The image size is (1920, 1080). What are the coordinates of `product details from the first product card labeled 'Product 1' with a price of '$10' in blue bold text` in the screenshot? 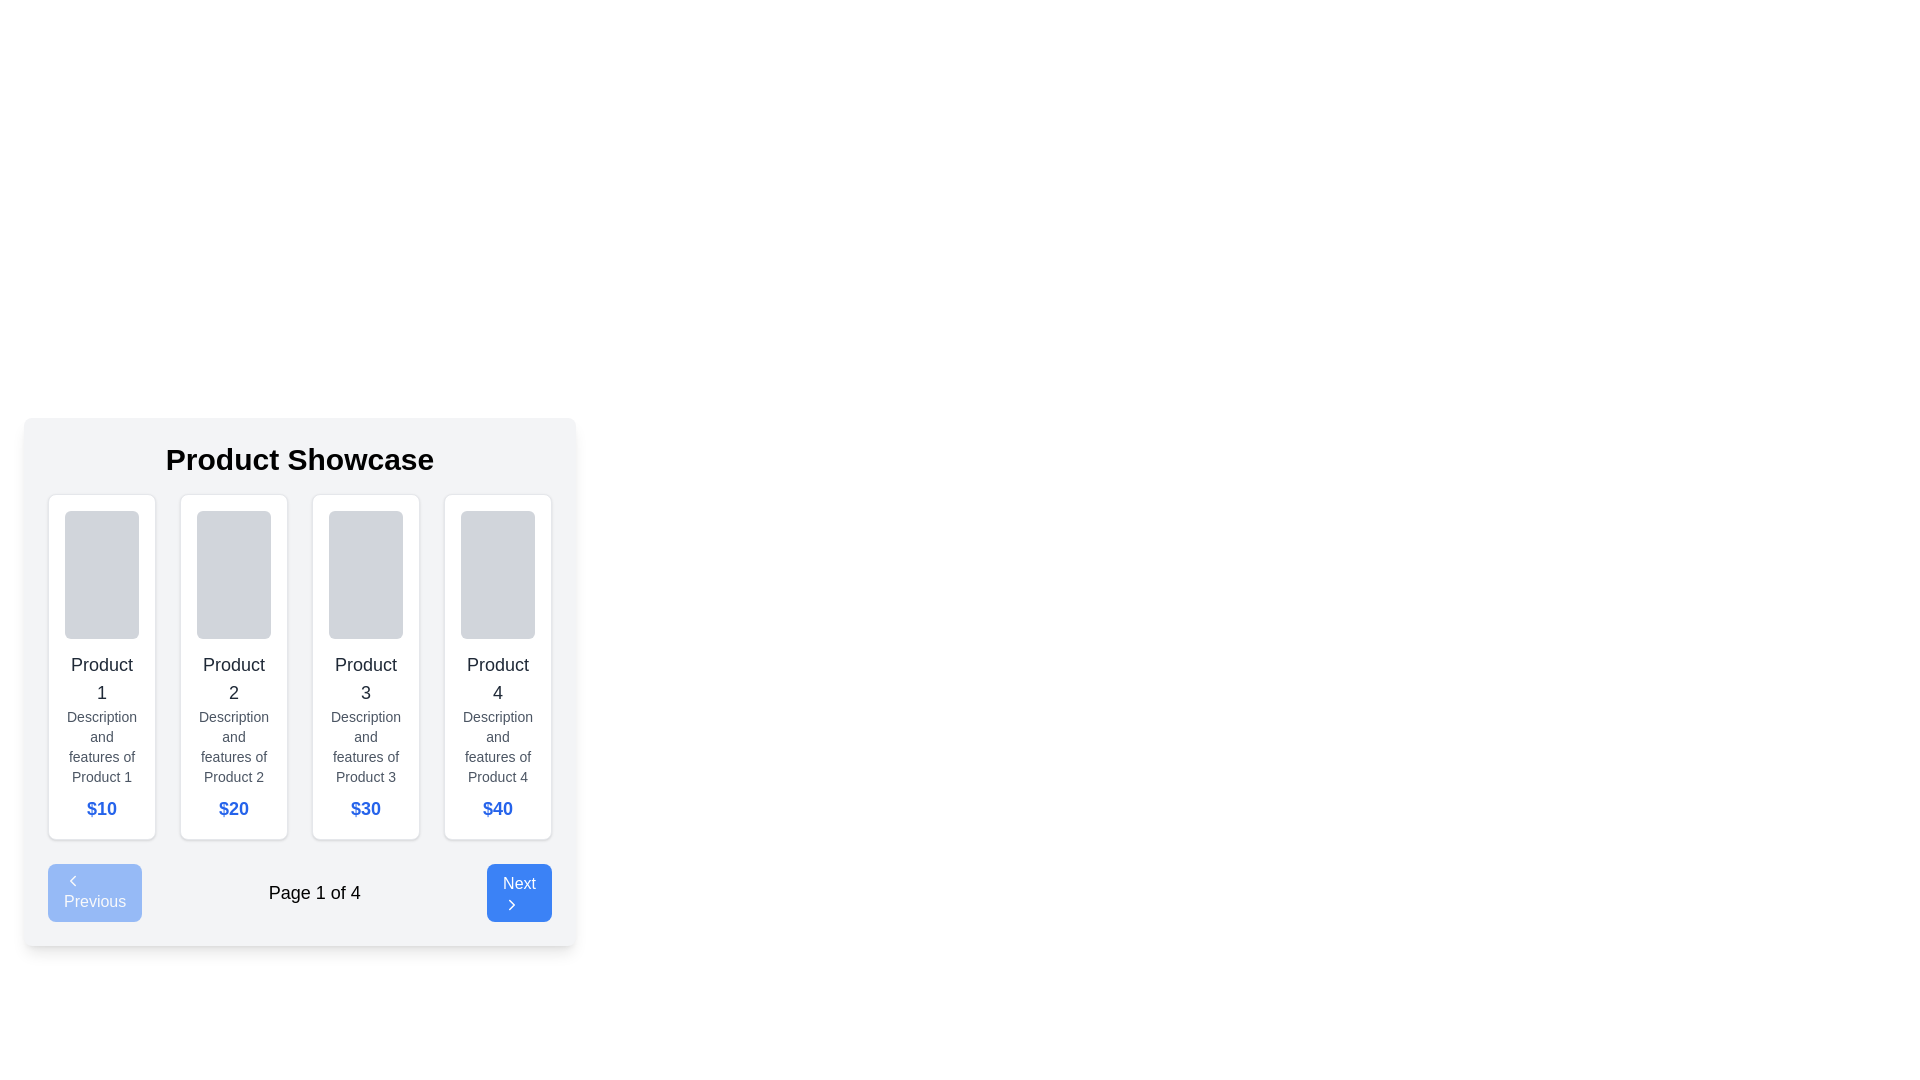 It's located at (100, 667).